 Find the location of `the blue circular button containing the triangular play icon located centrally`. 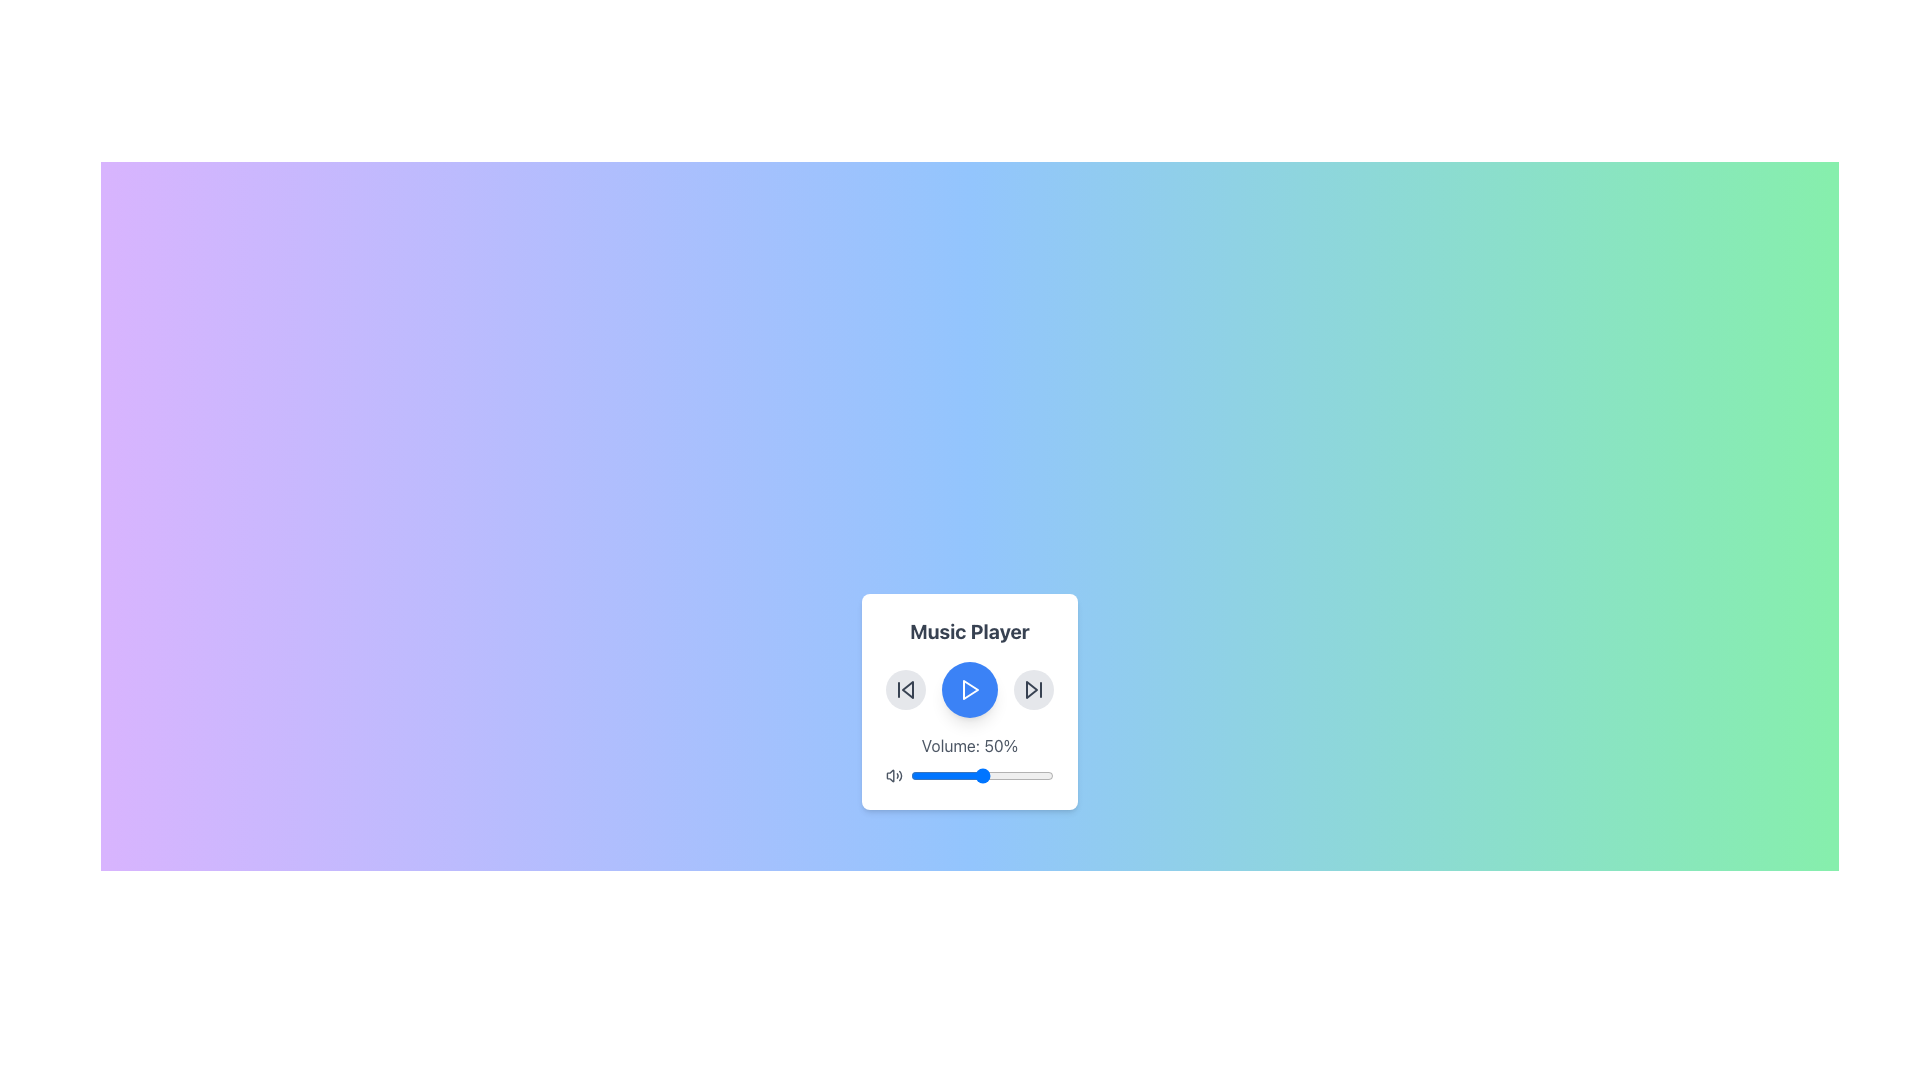

the blue circular button containing the triangular play icon located centrally is located at coordinates (970, 689).